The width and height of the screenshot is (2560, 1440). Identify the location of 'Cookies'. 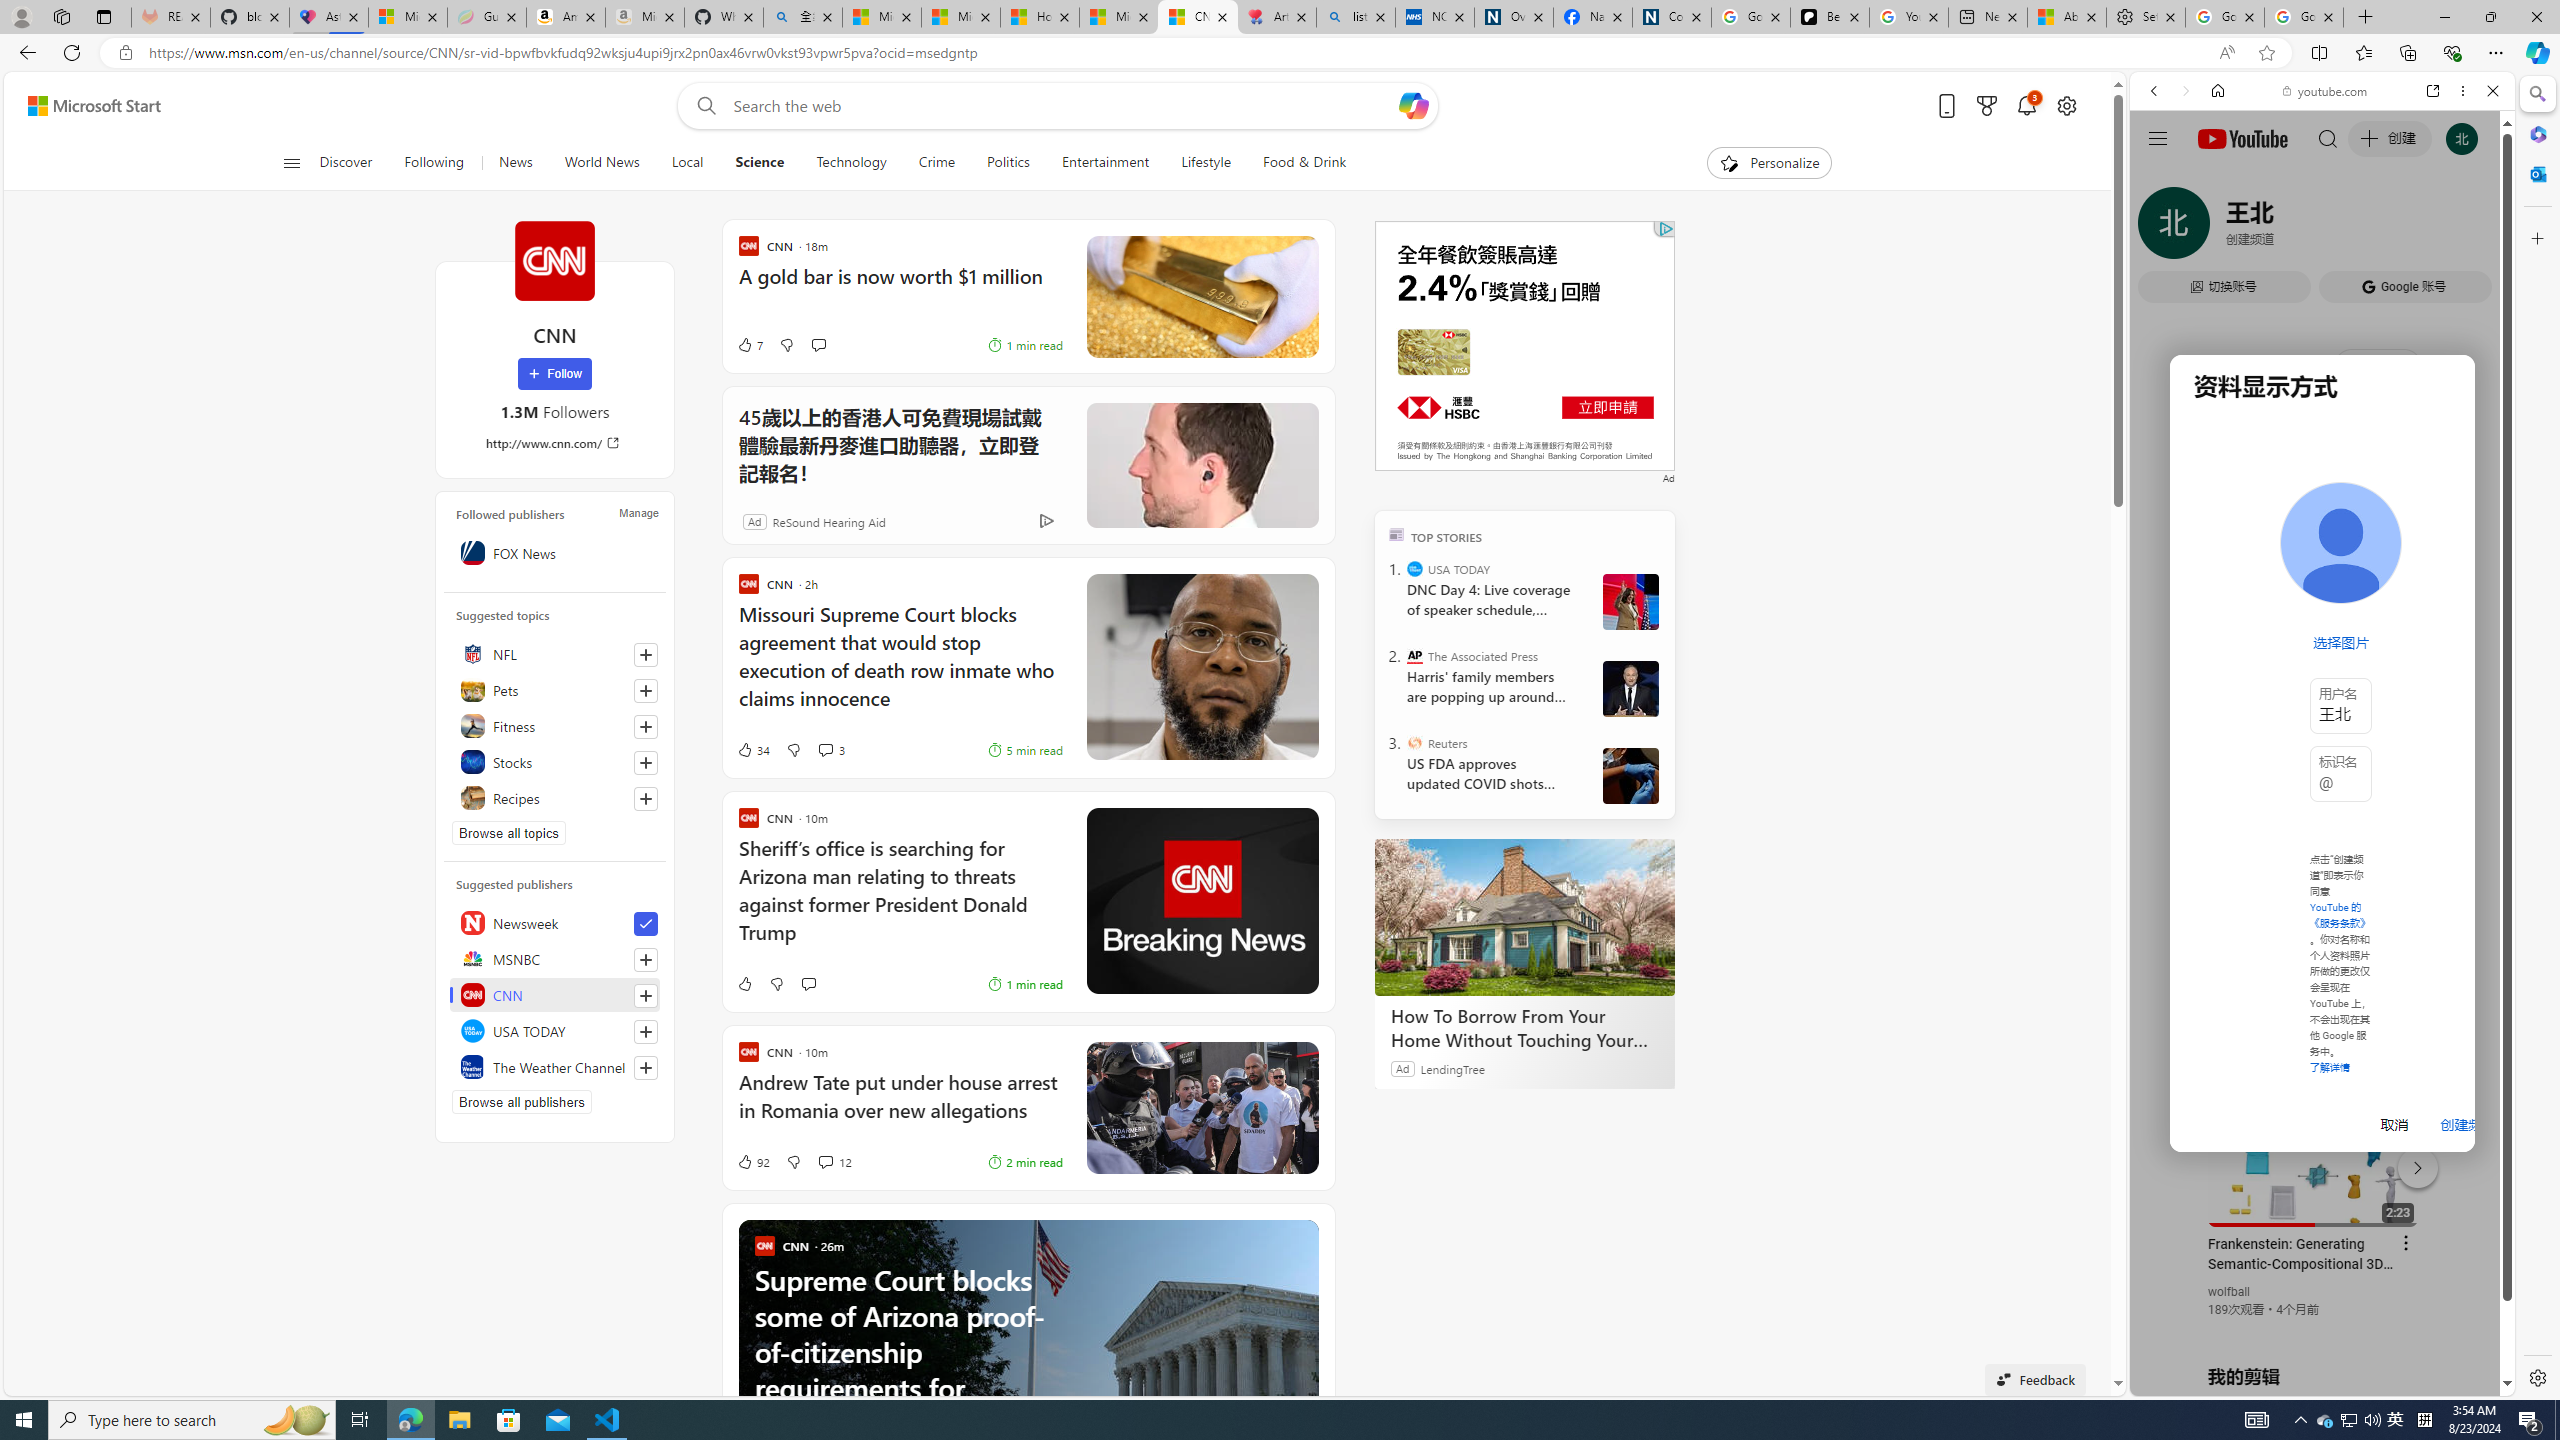
(1671, 16).